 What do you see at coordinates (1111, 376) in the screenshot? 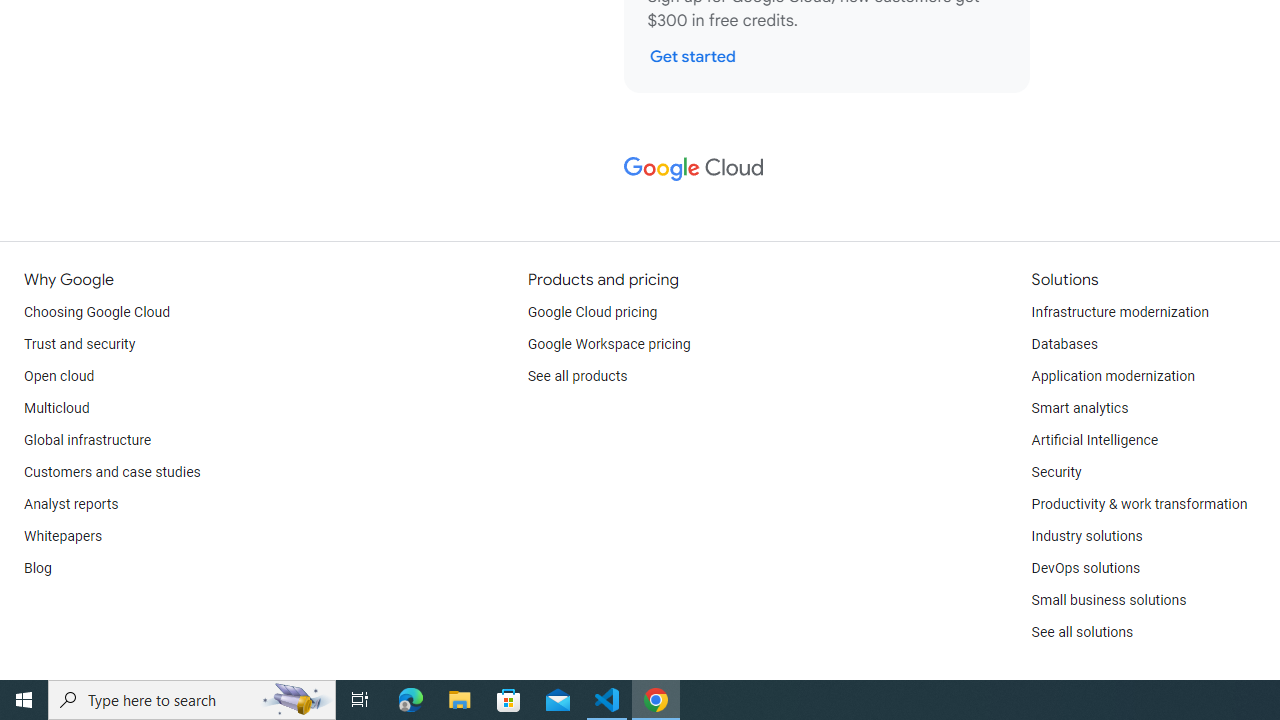
I see `'Application modernization'` at bounding box center [1111, 376].